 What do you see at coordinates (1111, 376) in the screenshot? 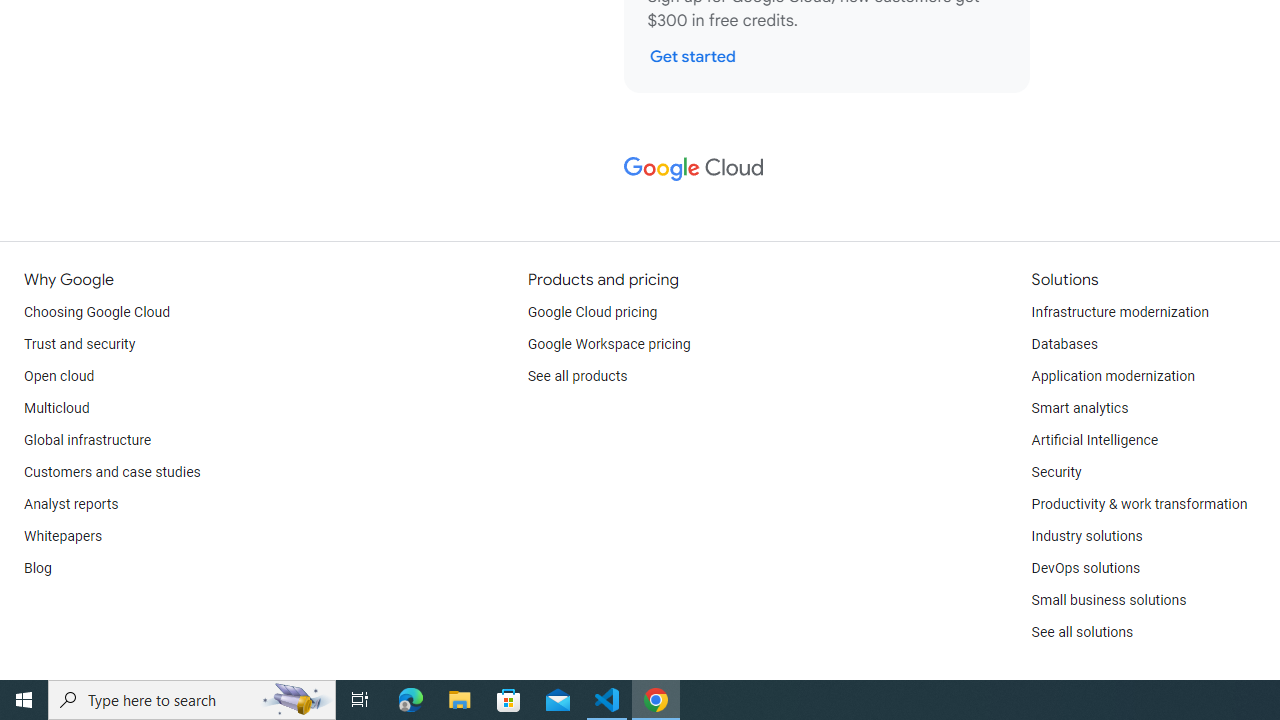
I see `'Application modernization'` at bounding box center [1111, 376].